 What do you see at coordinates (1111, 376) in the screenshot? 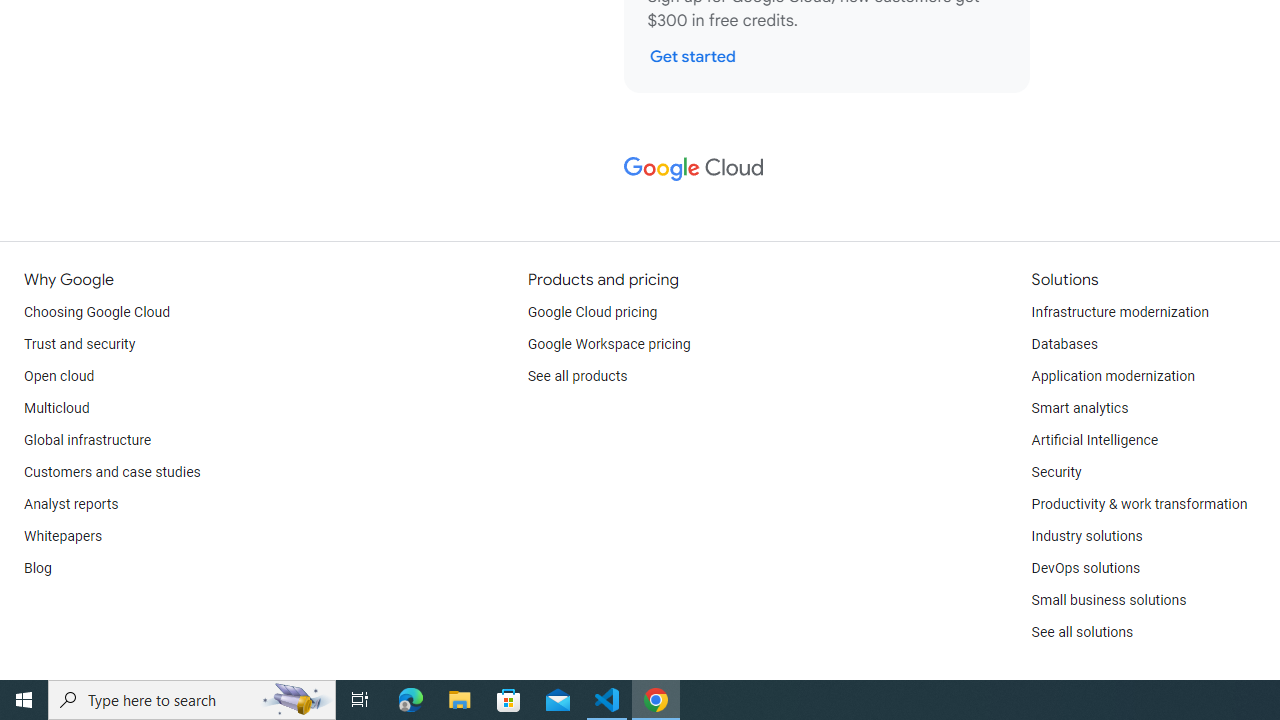
I see `'Application modernization'` at bounding box center [1111, 376].